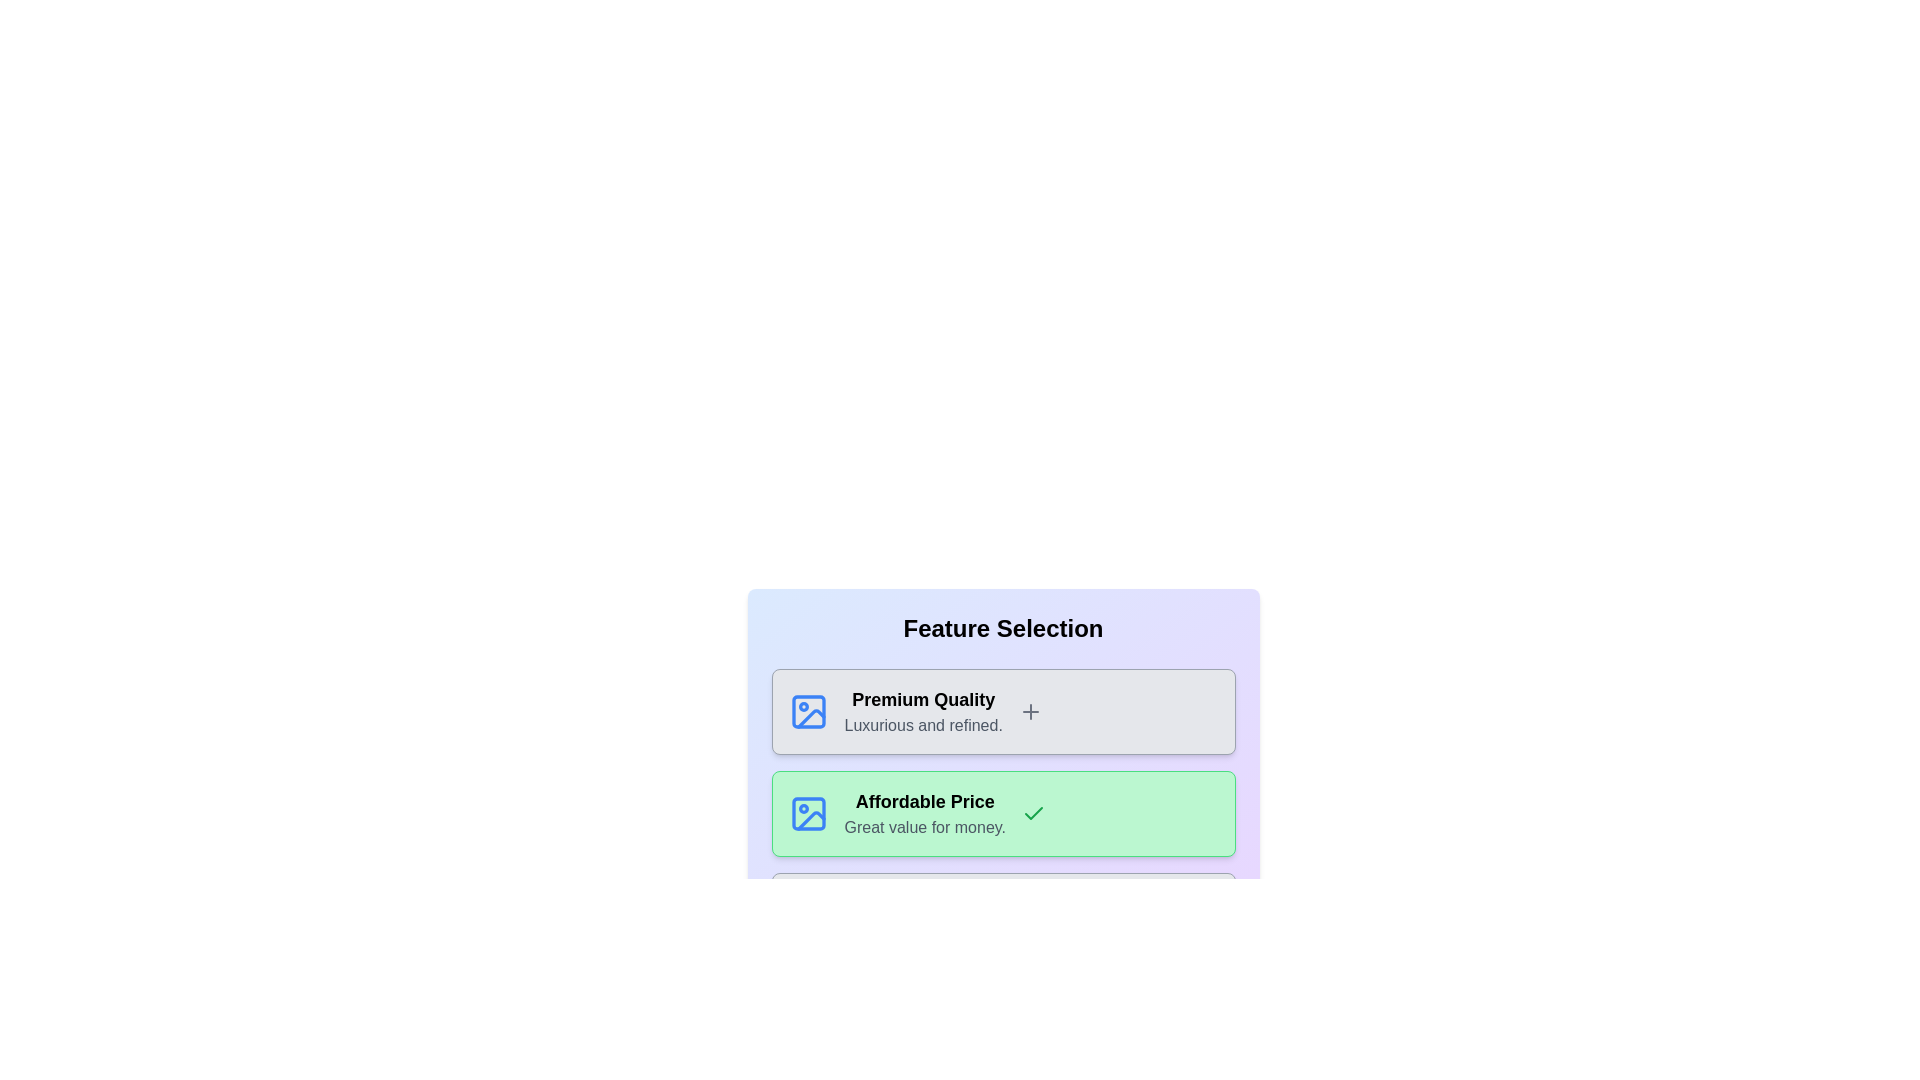 The width and height of the screenshot is (1920, 1080). What do you see at coordinates (1003, 813) in the screenshot?
I see `the card labeled 'Affordable Price'` at bounding box center [1003, 813].